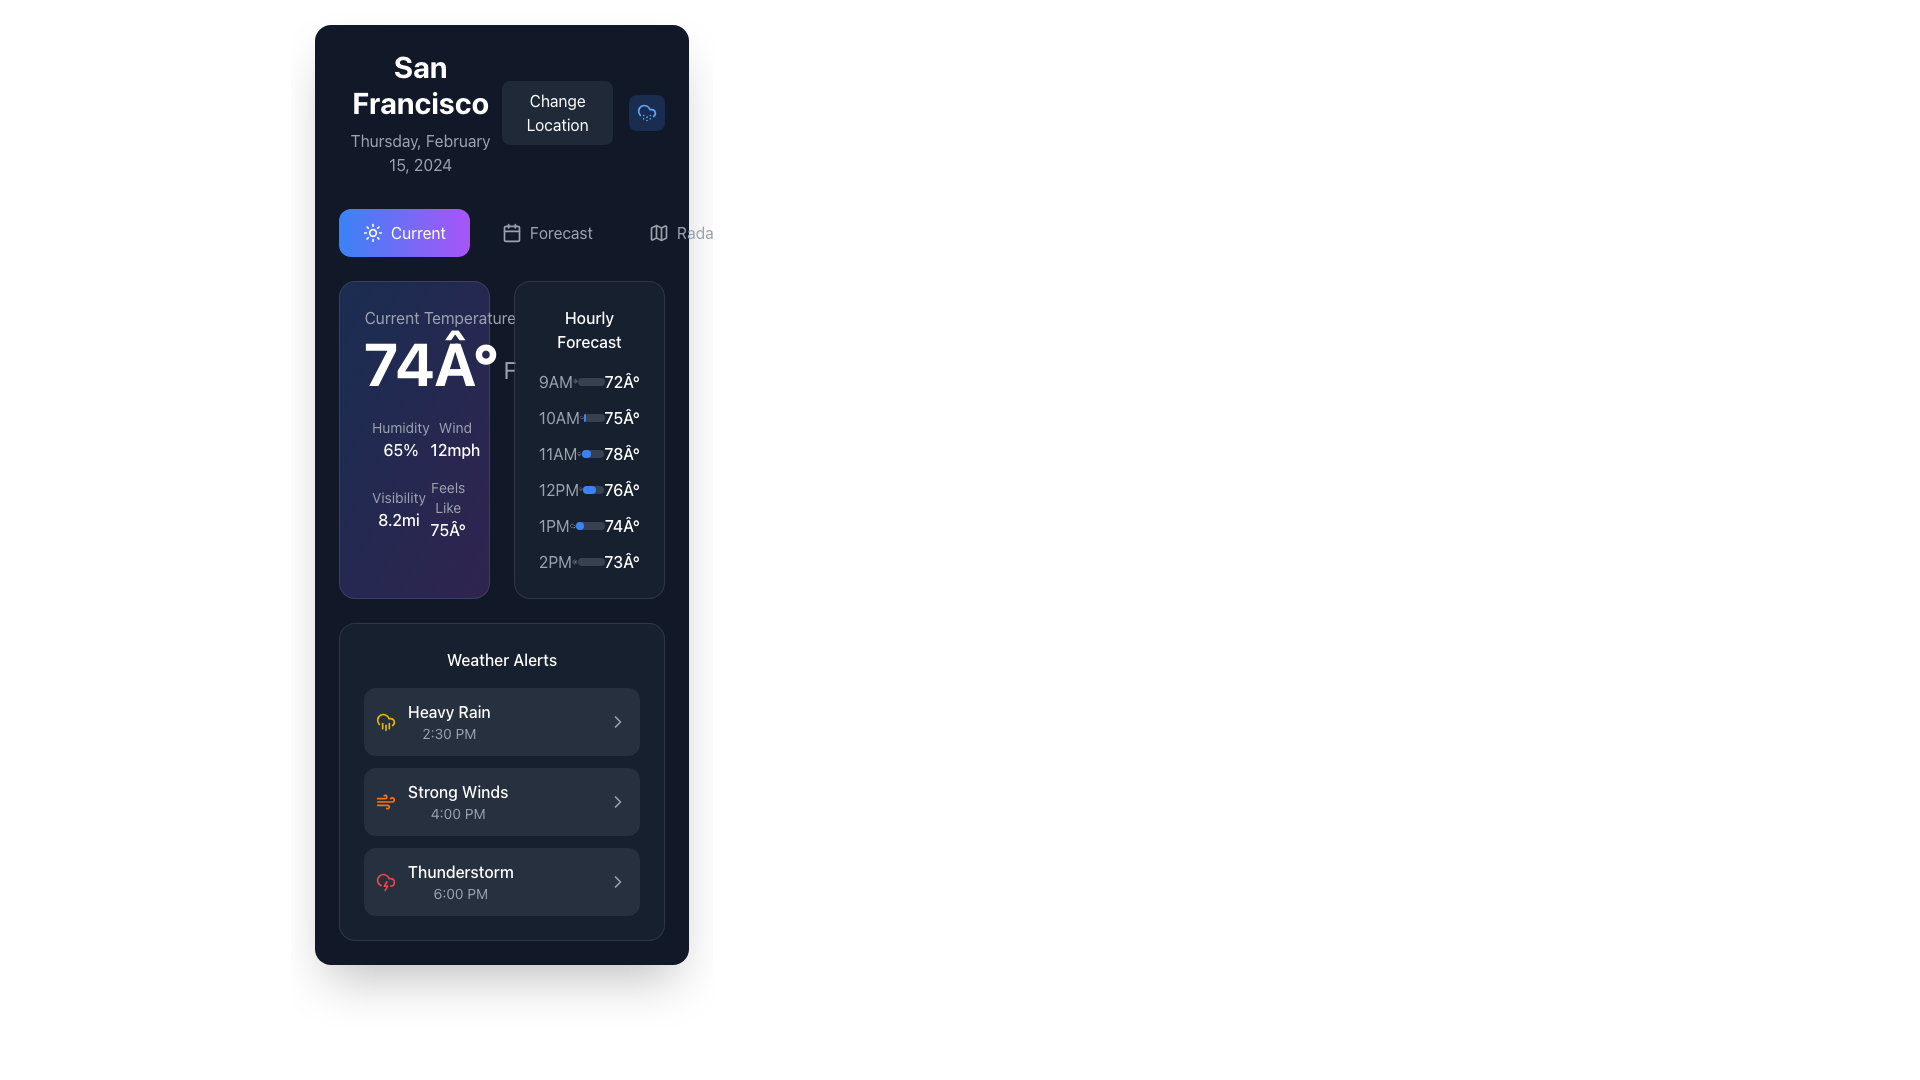 The width and height of the screenshot is (1920, 1080). Describe the element at coordinates (647, 112) in the screenshot. I see `the button with a light blue cloud icon and snowflakes, located to the right of the 'Change Location' button, to activate hover effects` at that location.